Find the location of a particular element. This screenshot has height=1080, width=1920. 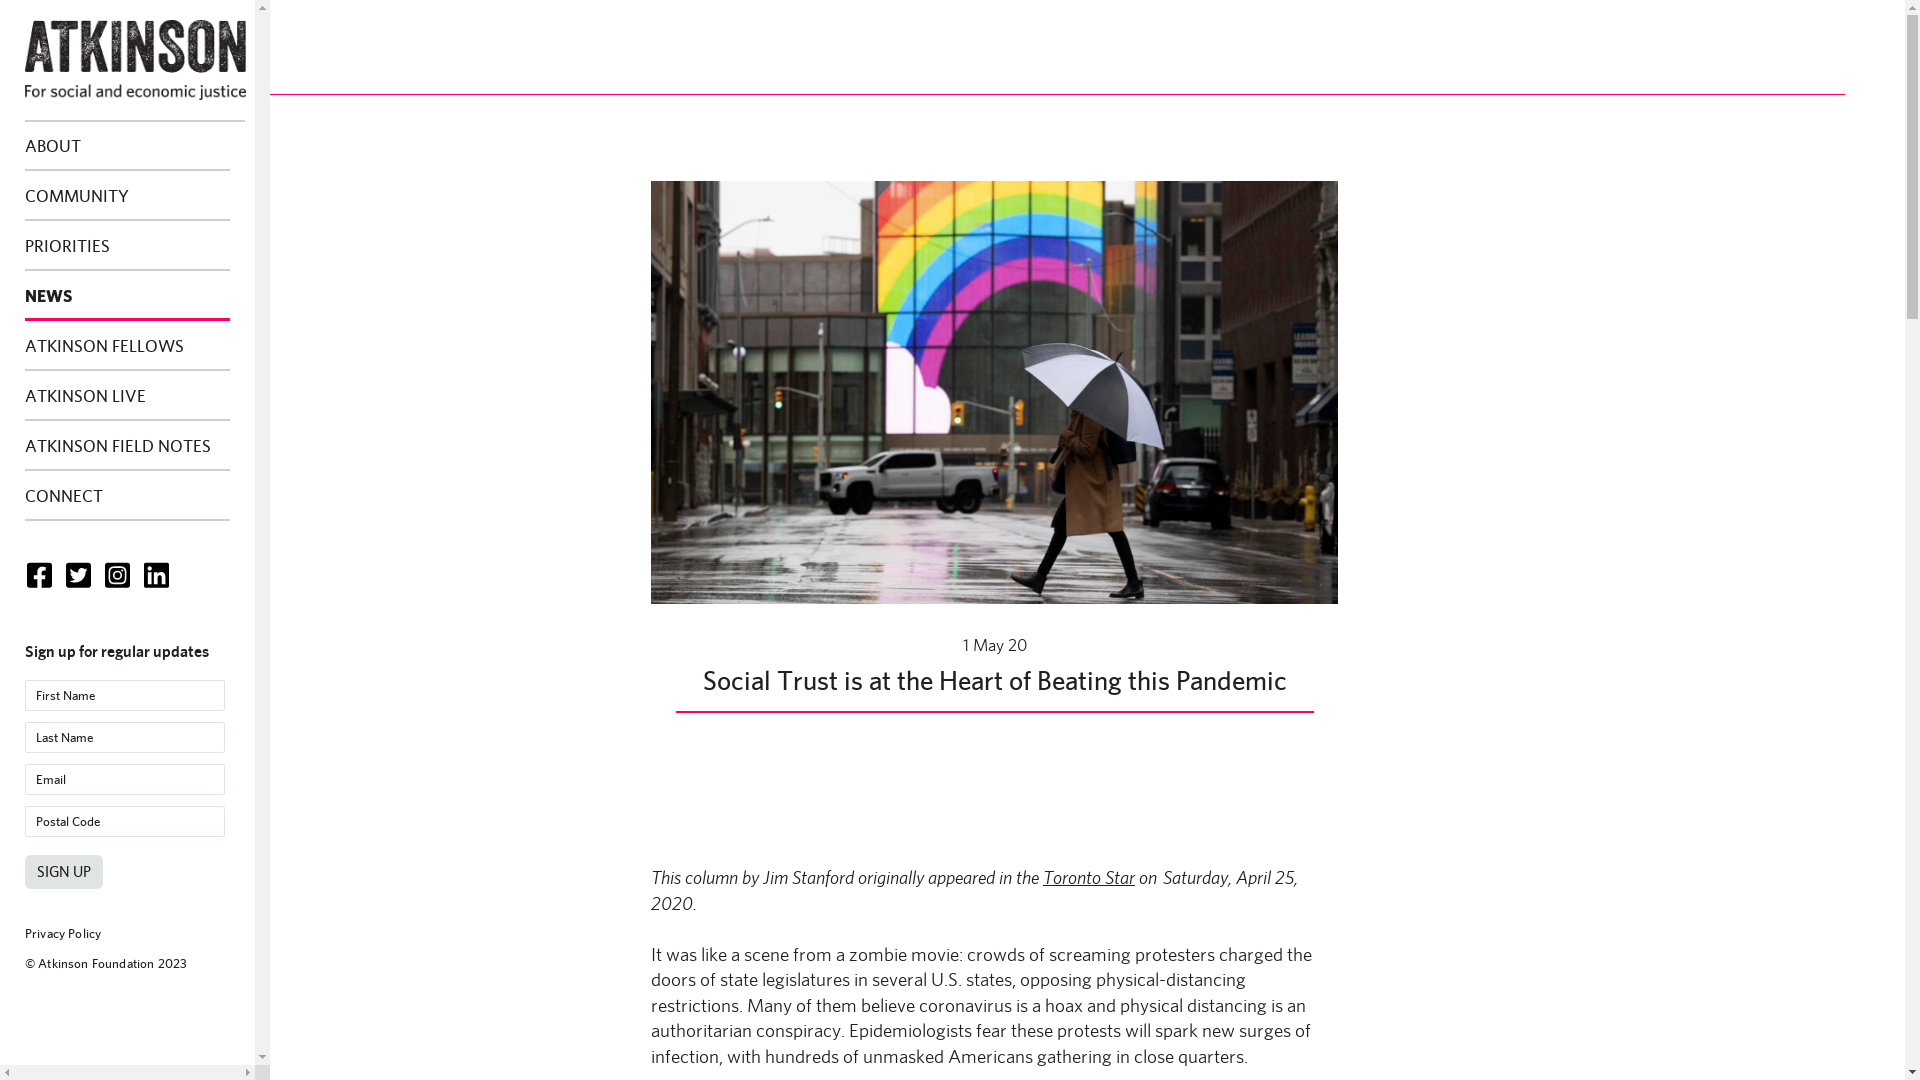

'ABOUT' is located at coordinates (126, 145).